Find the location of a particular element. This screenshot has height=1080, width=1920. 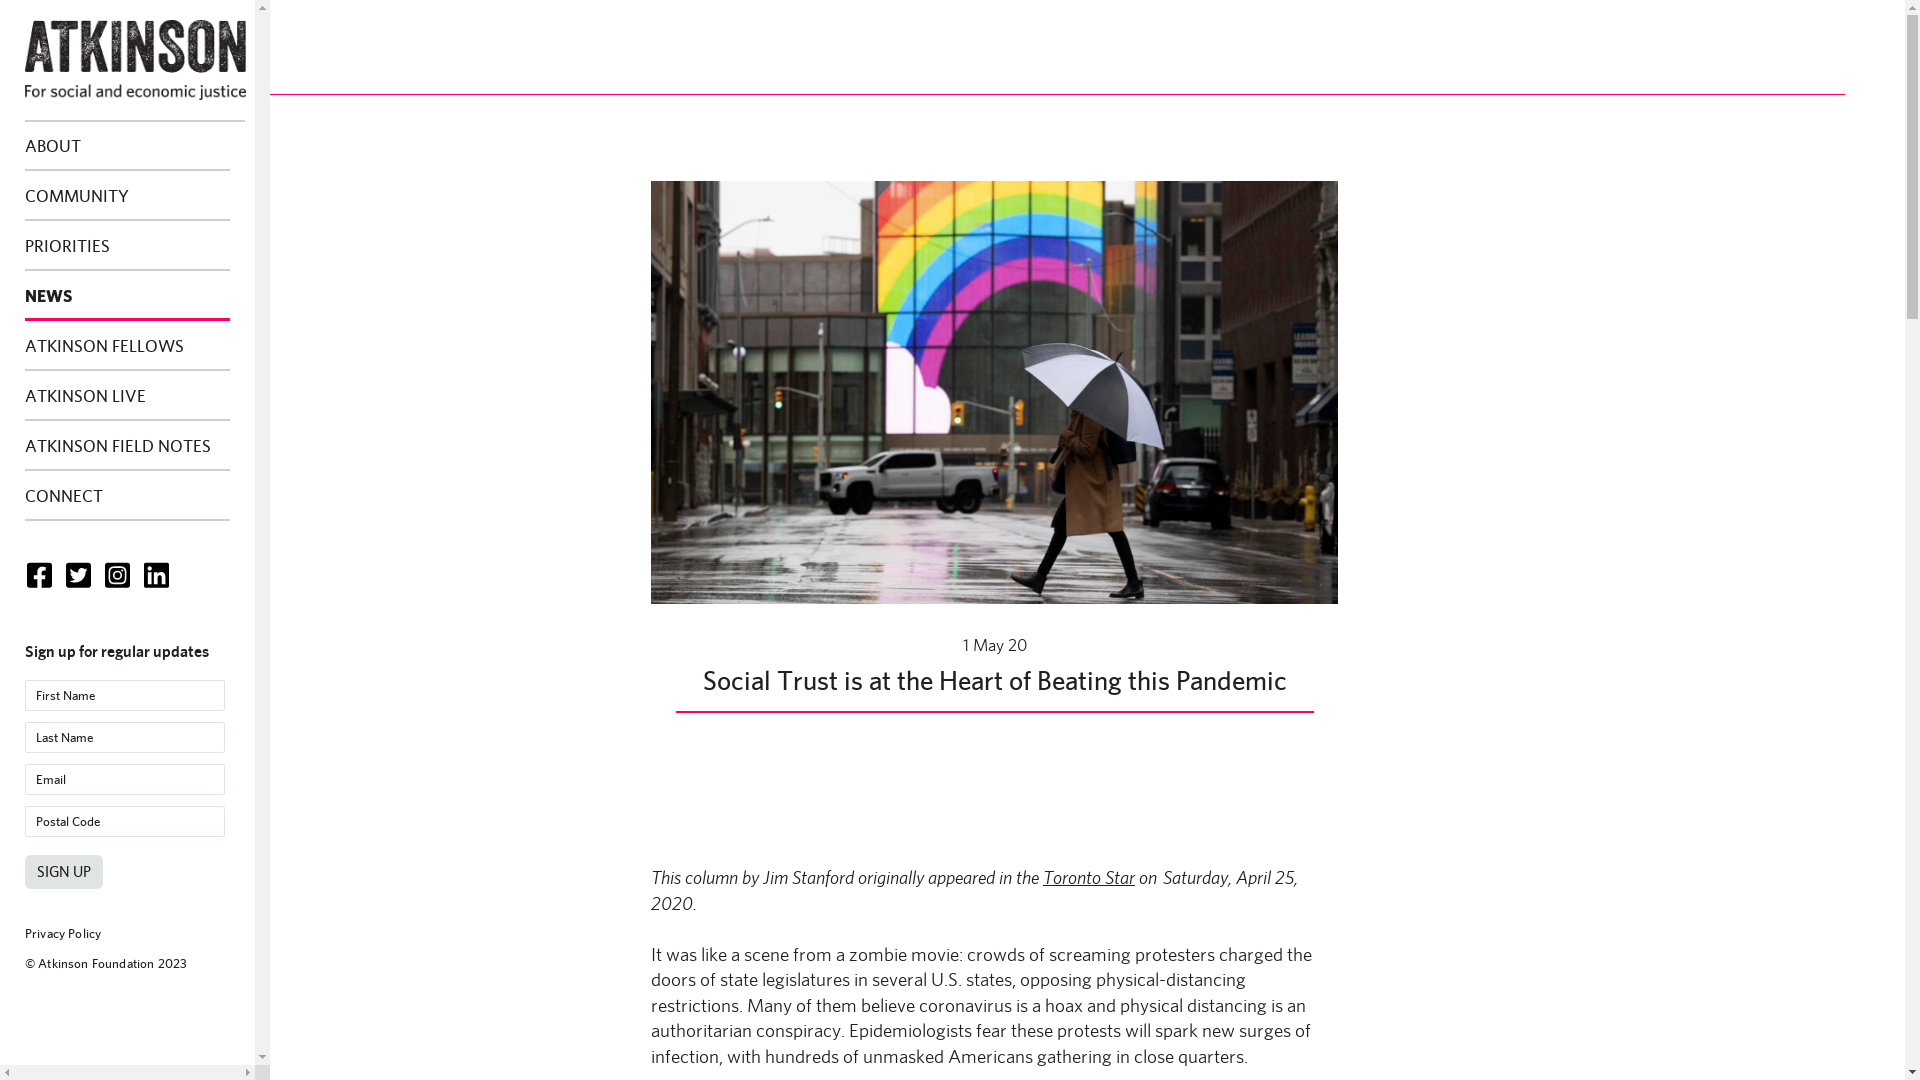

'ABOUT' is located at coordinates (126, 145).